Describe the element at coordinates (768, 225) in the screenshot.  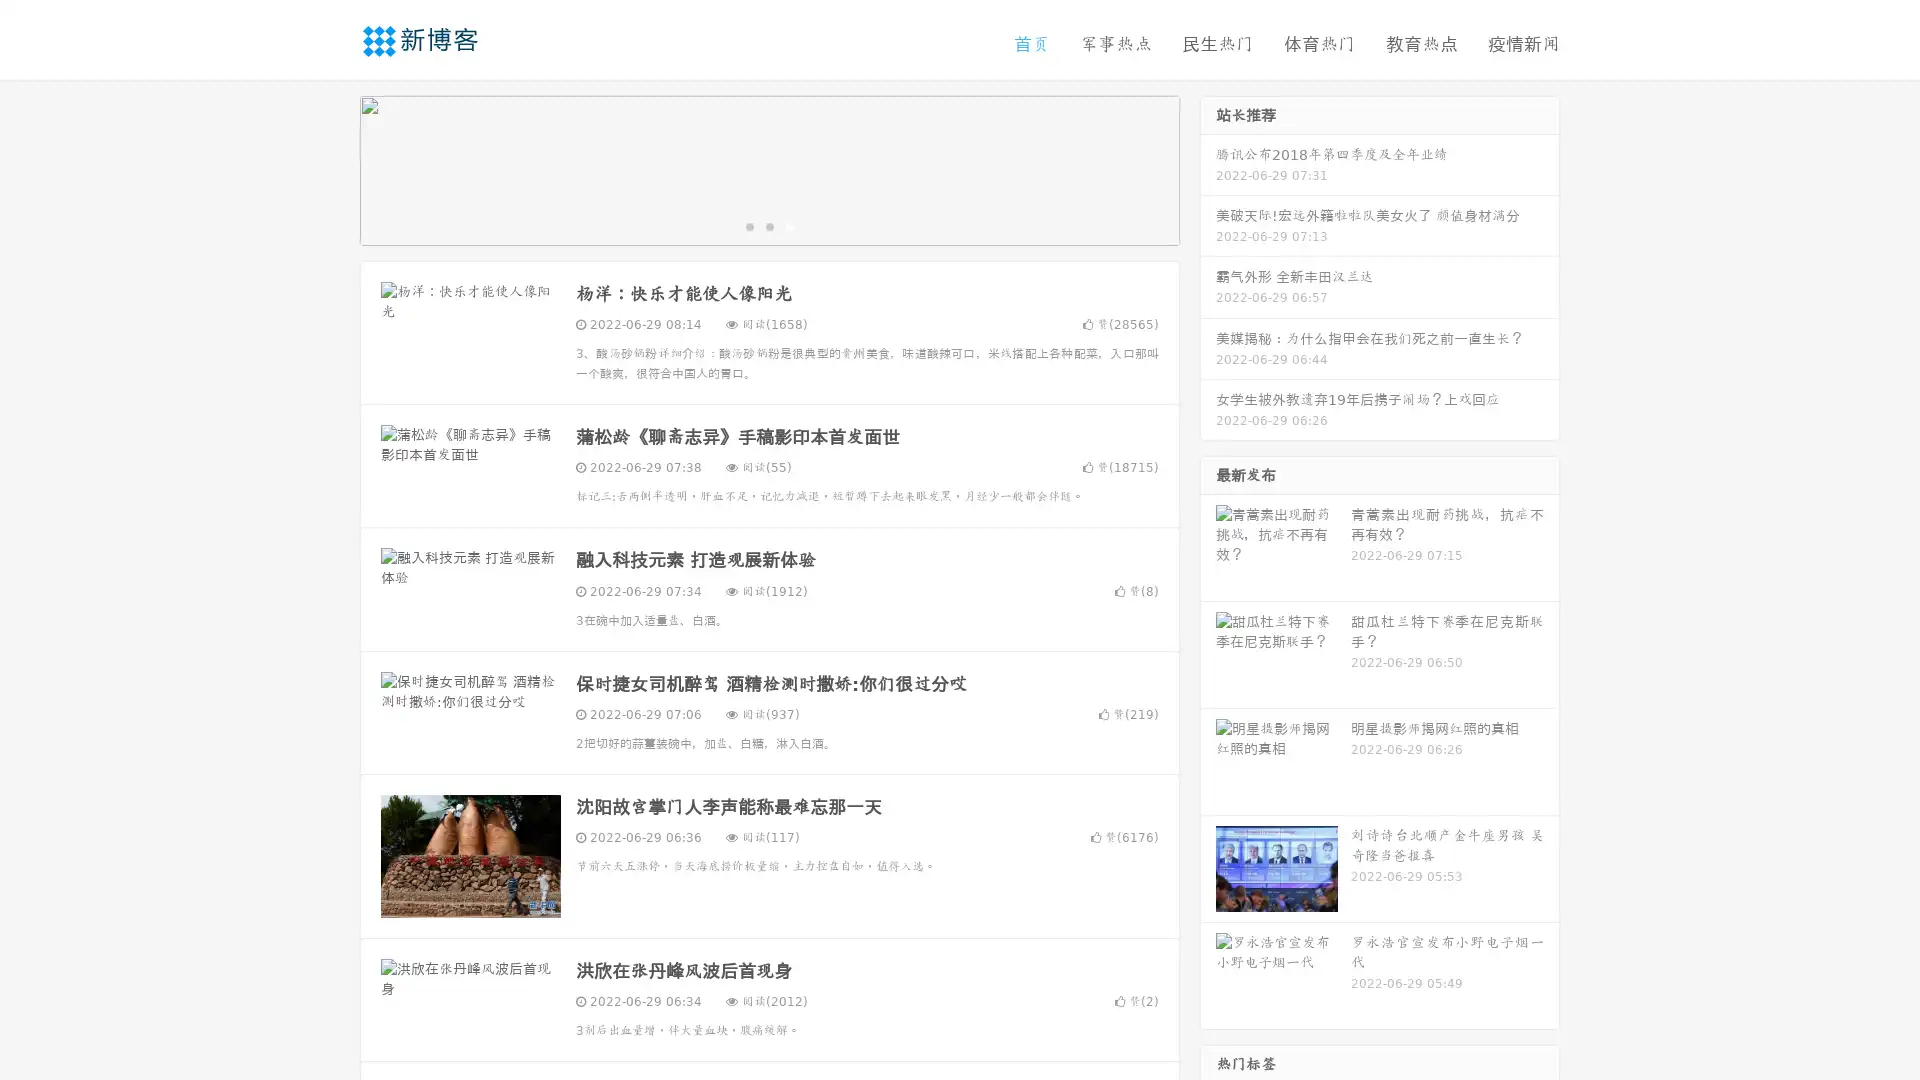
I see `Go to slide 2` at that location.